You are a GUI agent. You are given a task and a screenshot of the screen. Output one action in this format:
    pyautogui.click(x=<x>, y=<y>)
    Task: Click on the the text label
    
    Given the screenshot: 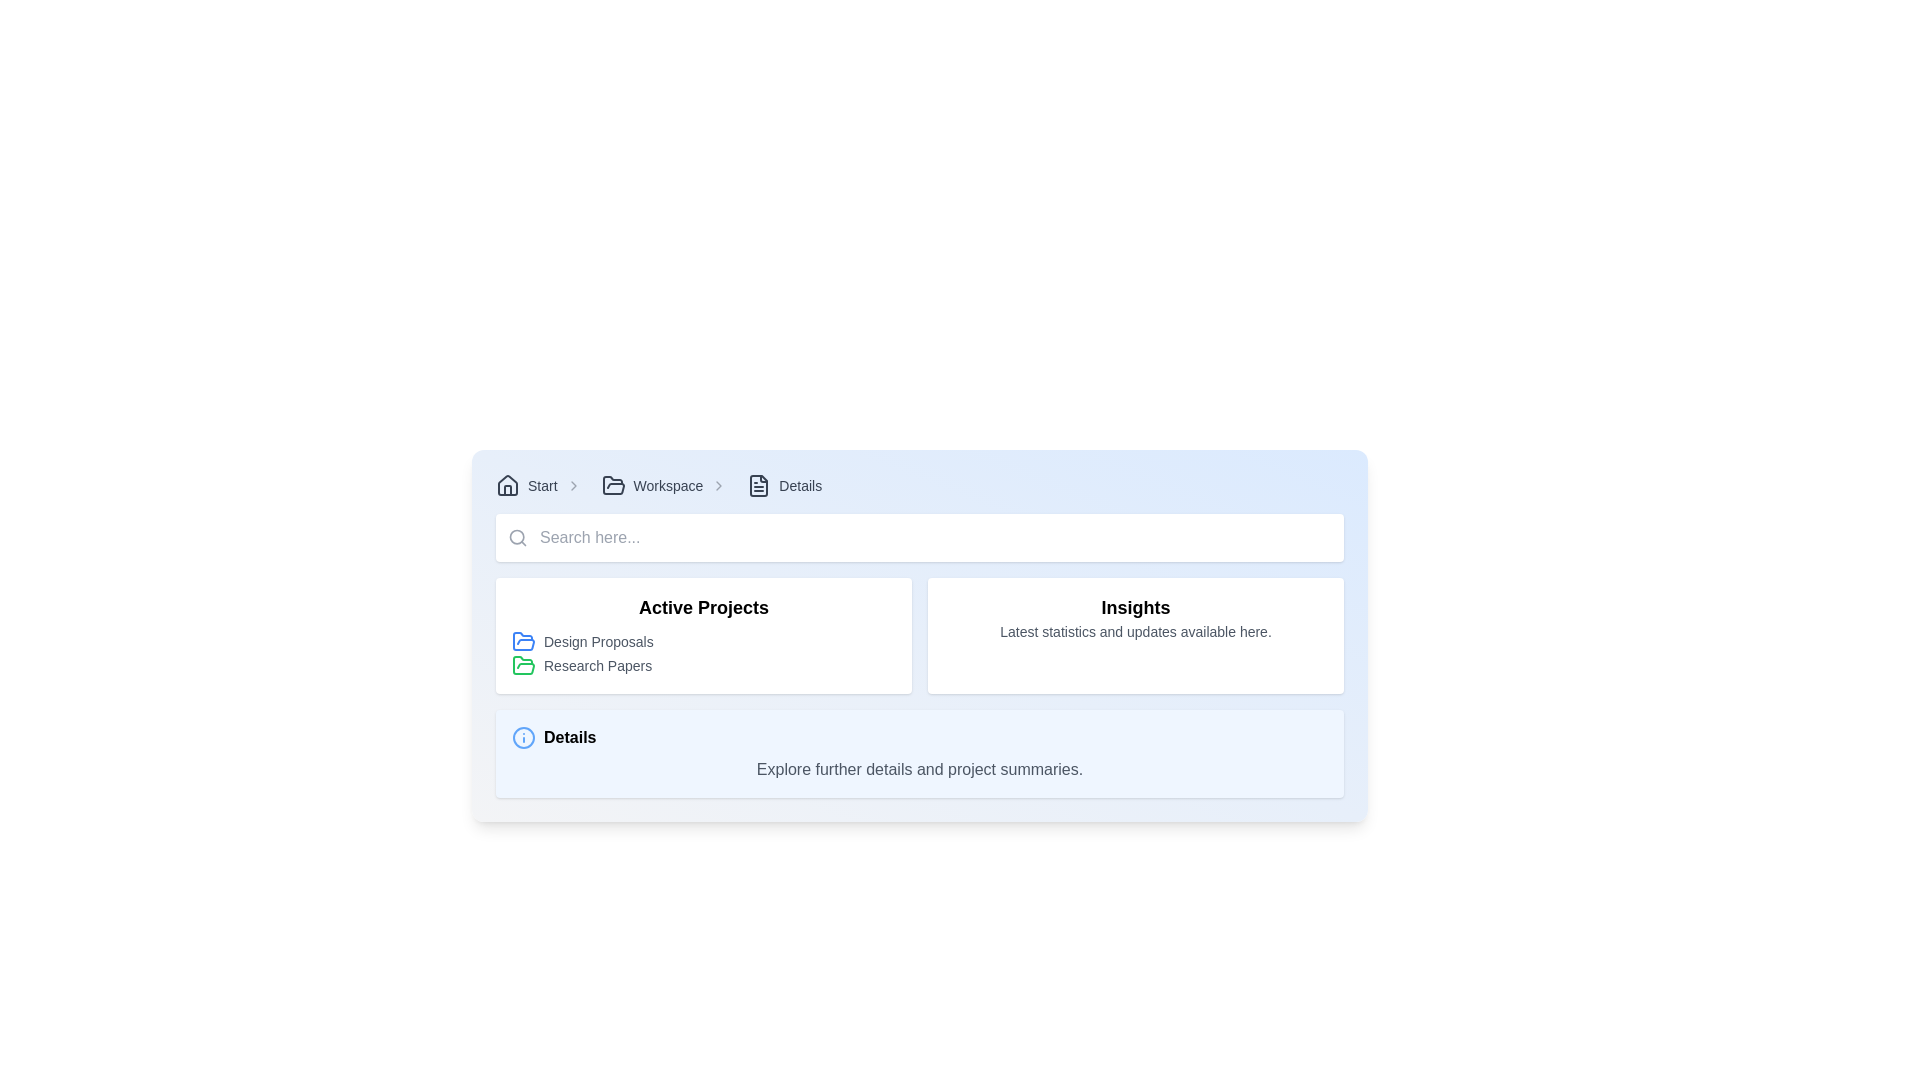 What is the action you would take?
    pyautogui.click(x=597, y=666)
    